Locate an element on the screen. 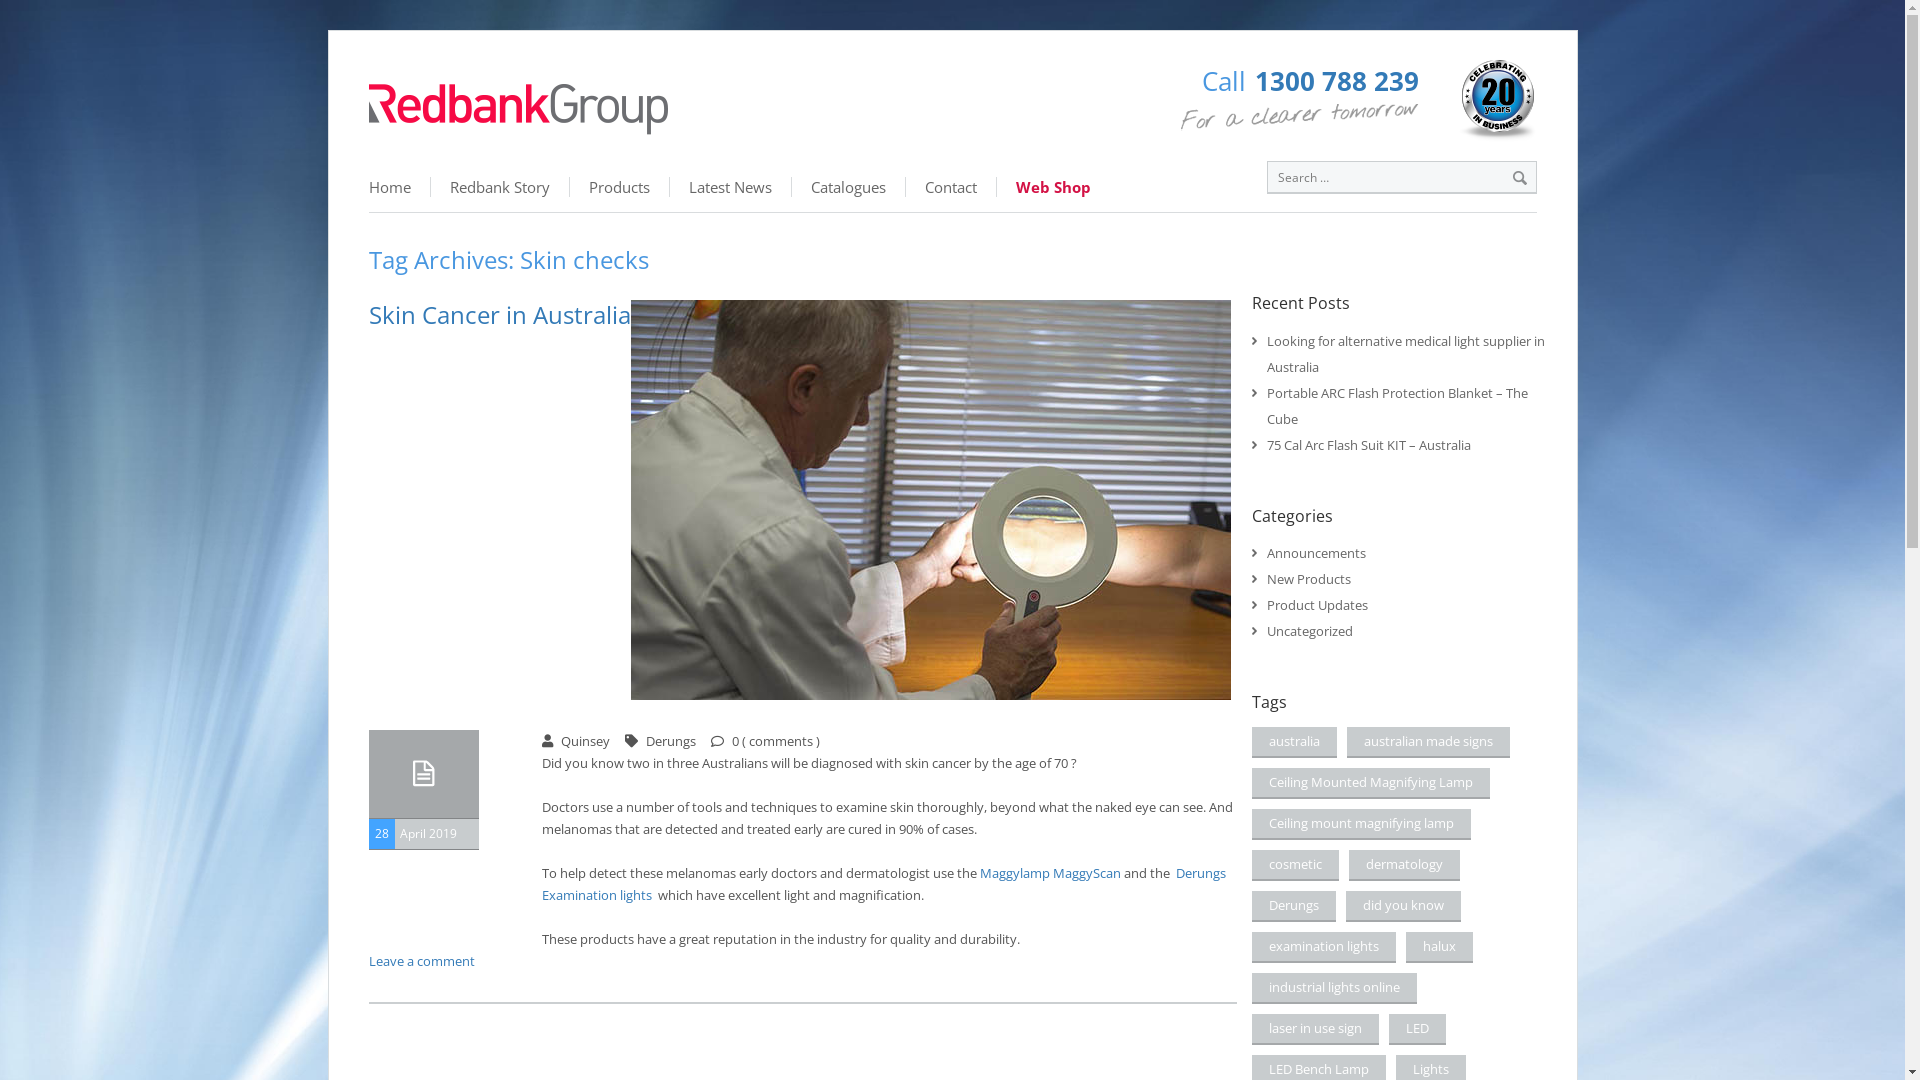 The width and height of the screenshot is (1920, 1080). 'Redbank Story' is located at coordinates (499, 186).